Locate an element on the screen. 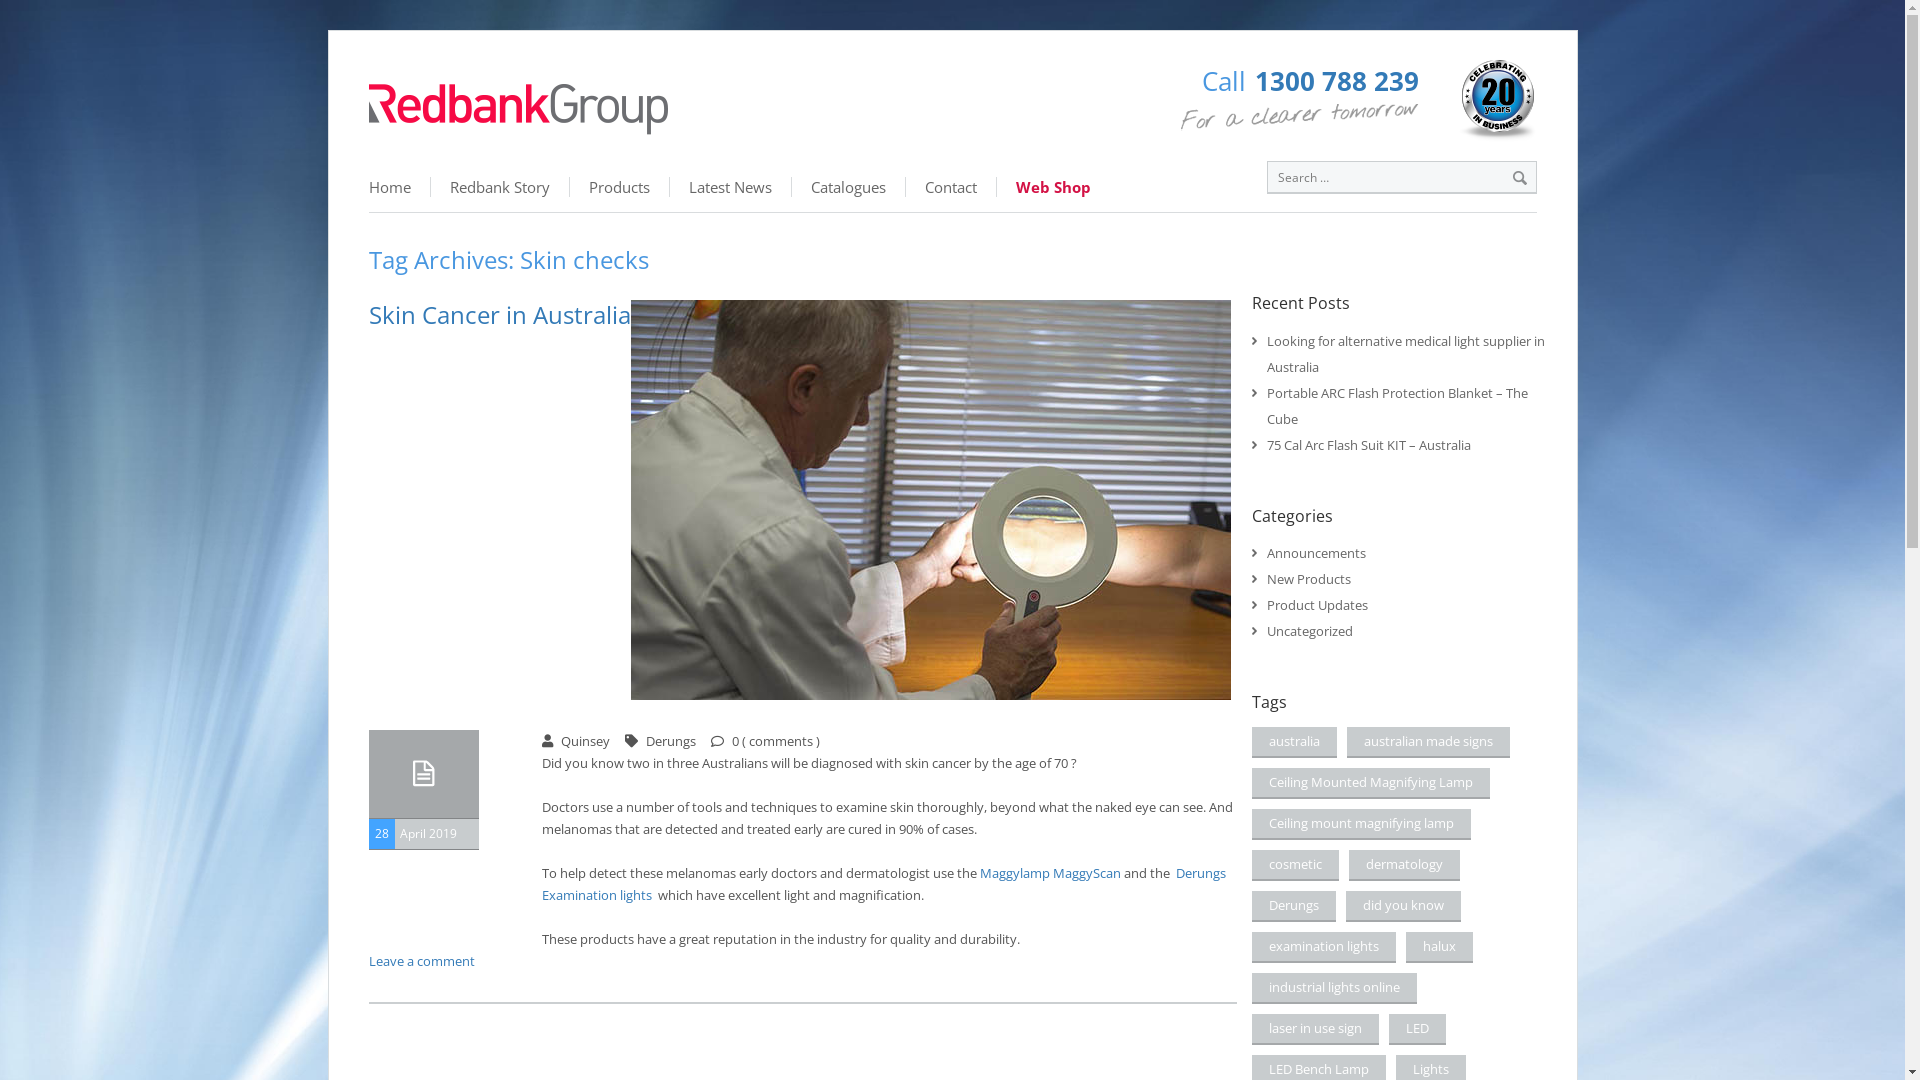 The width and height of the screenshot is (1920, 1080). 'Redbank Story' is located at coordinates (499, 186).